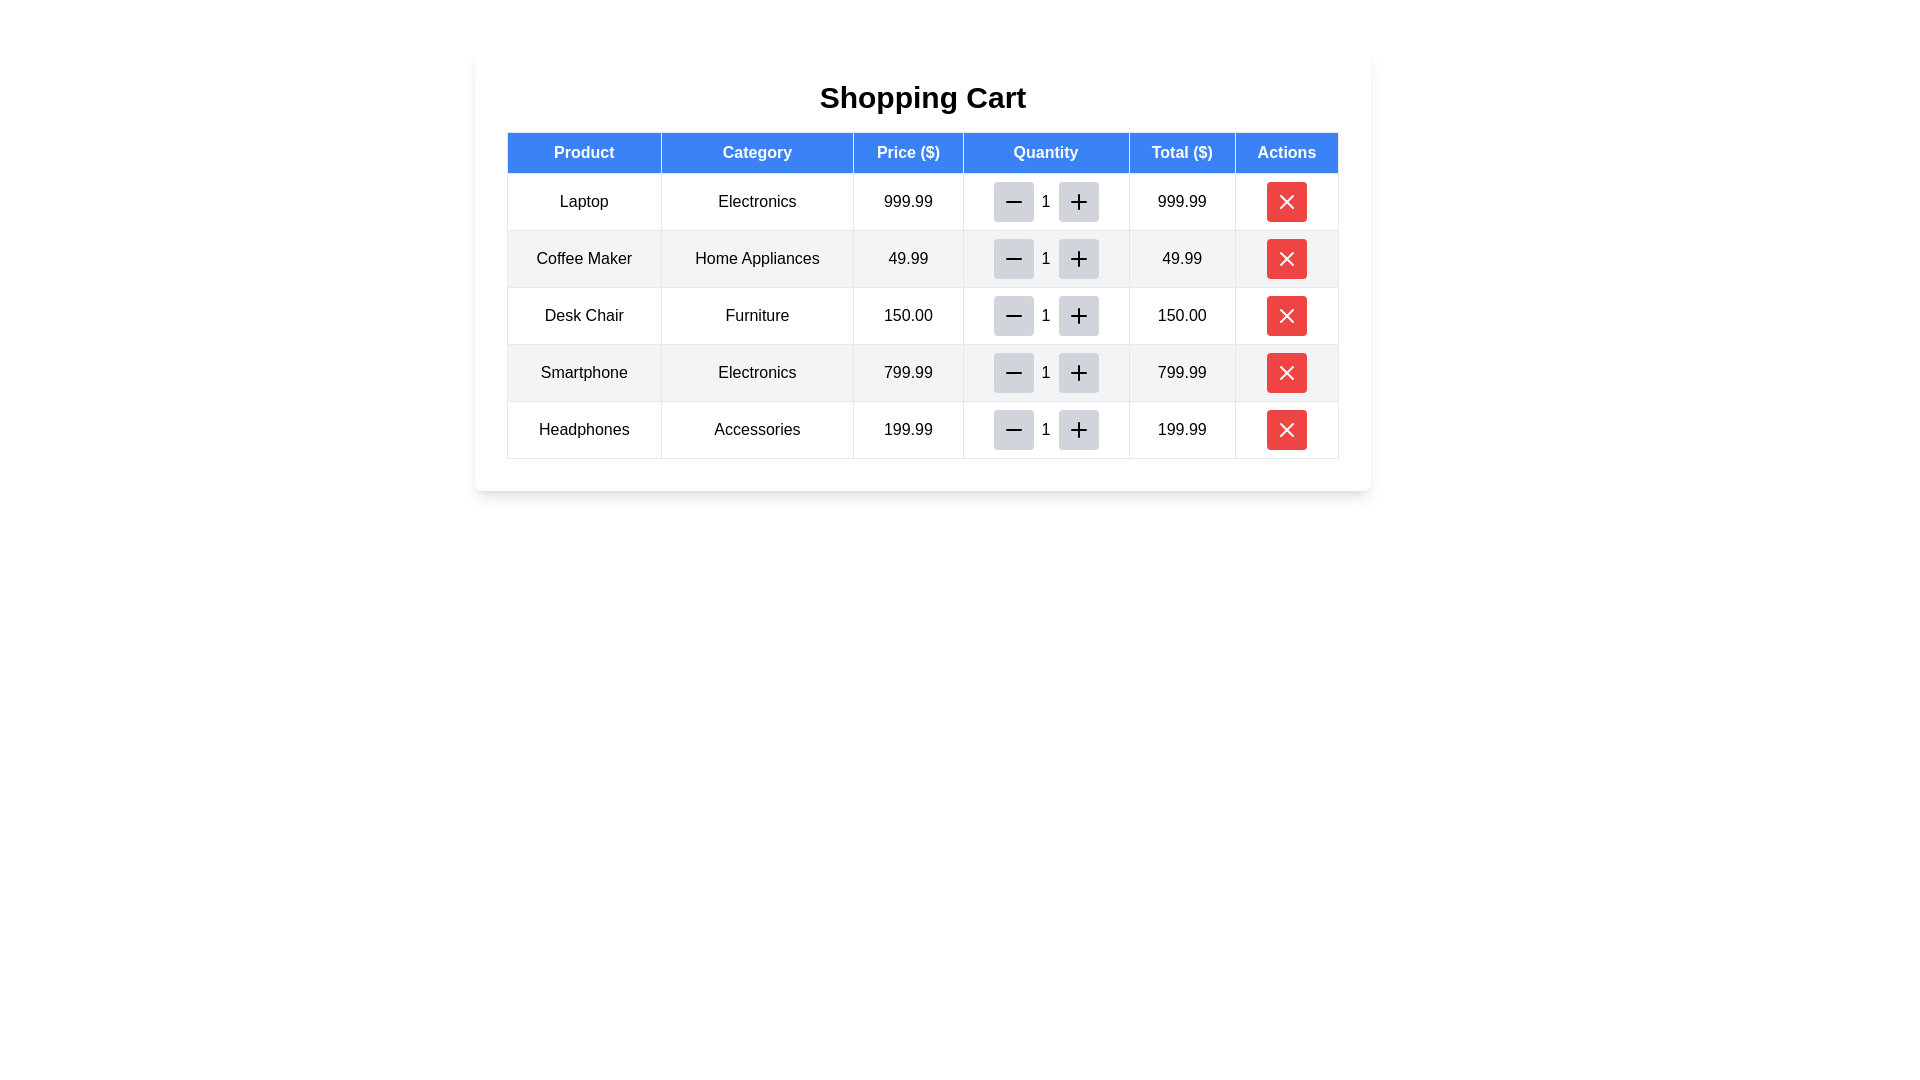  I want to click on the increment button located in the Quantity column of the second row ('Home Appliances') in the table, so click(1077, 257).